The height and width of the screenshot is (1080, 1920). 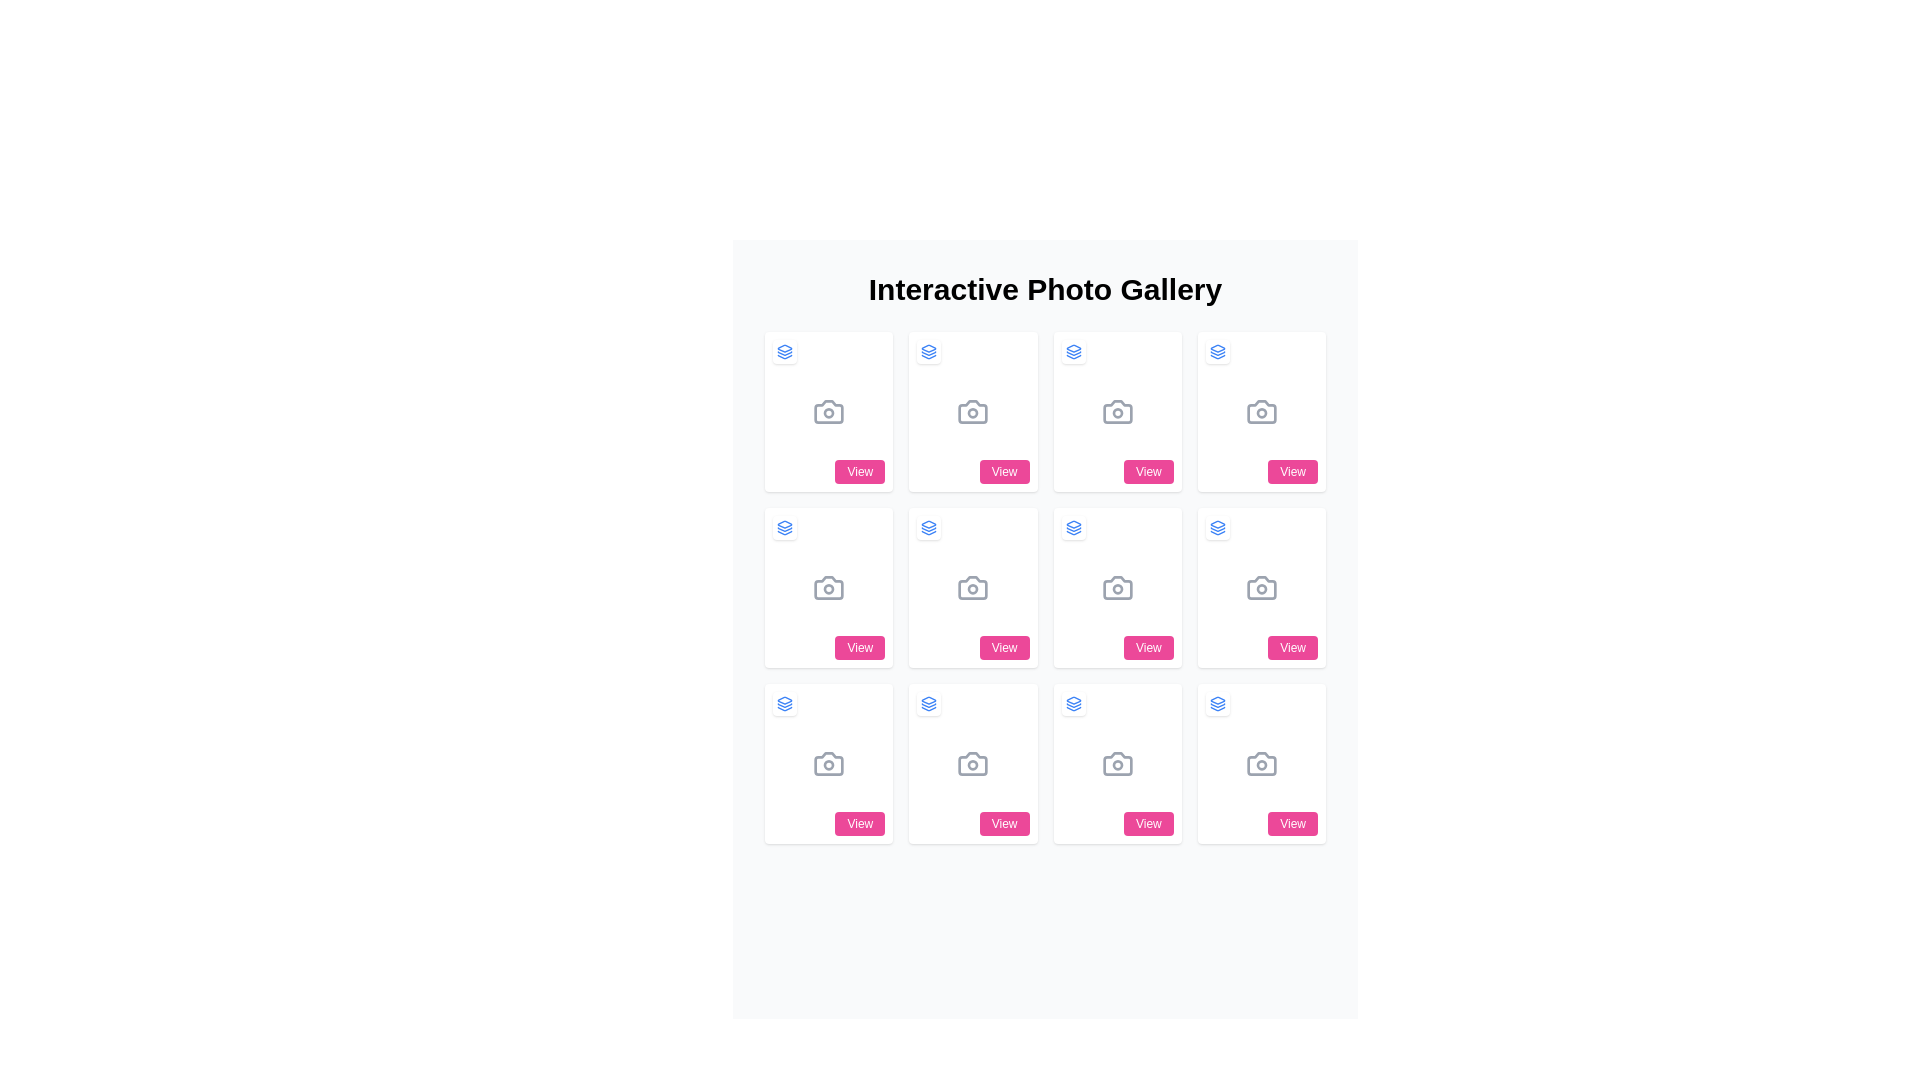 What do you see at coordinates (1116, 763) in the screenshot?
I see `the stylized gray camera icon located in the 10th image placeholder of the photo gallery` at bounding box center [1116, 763].